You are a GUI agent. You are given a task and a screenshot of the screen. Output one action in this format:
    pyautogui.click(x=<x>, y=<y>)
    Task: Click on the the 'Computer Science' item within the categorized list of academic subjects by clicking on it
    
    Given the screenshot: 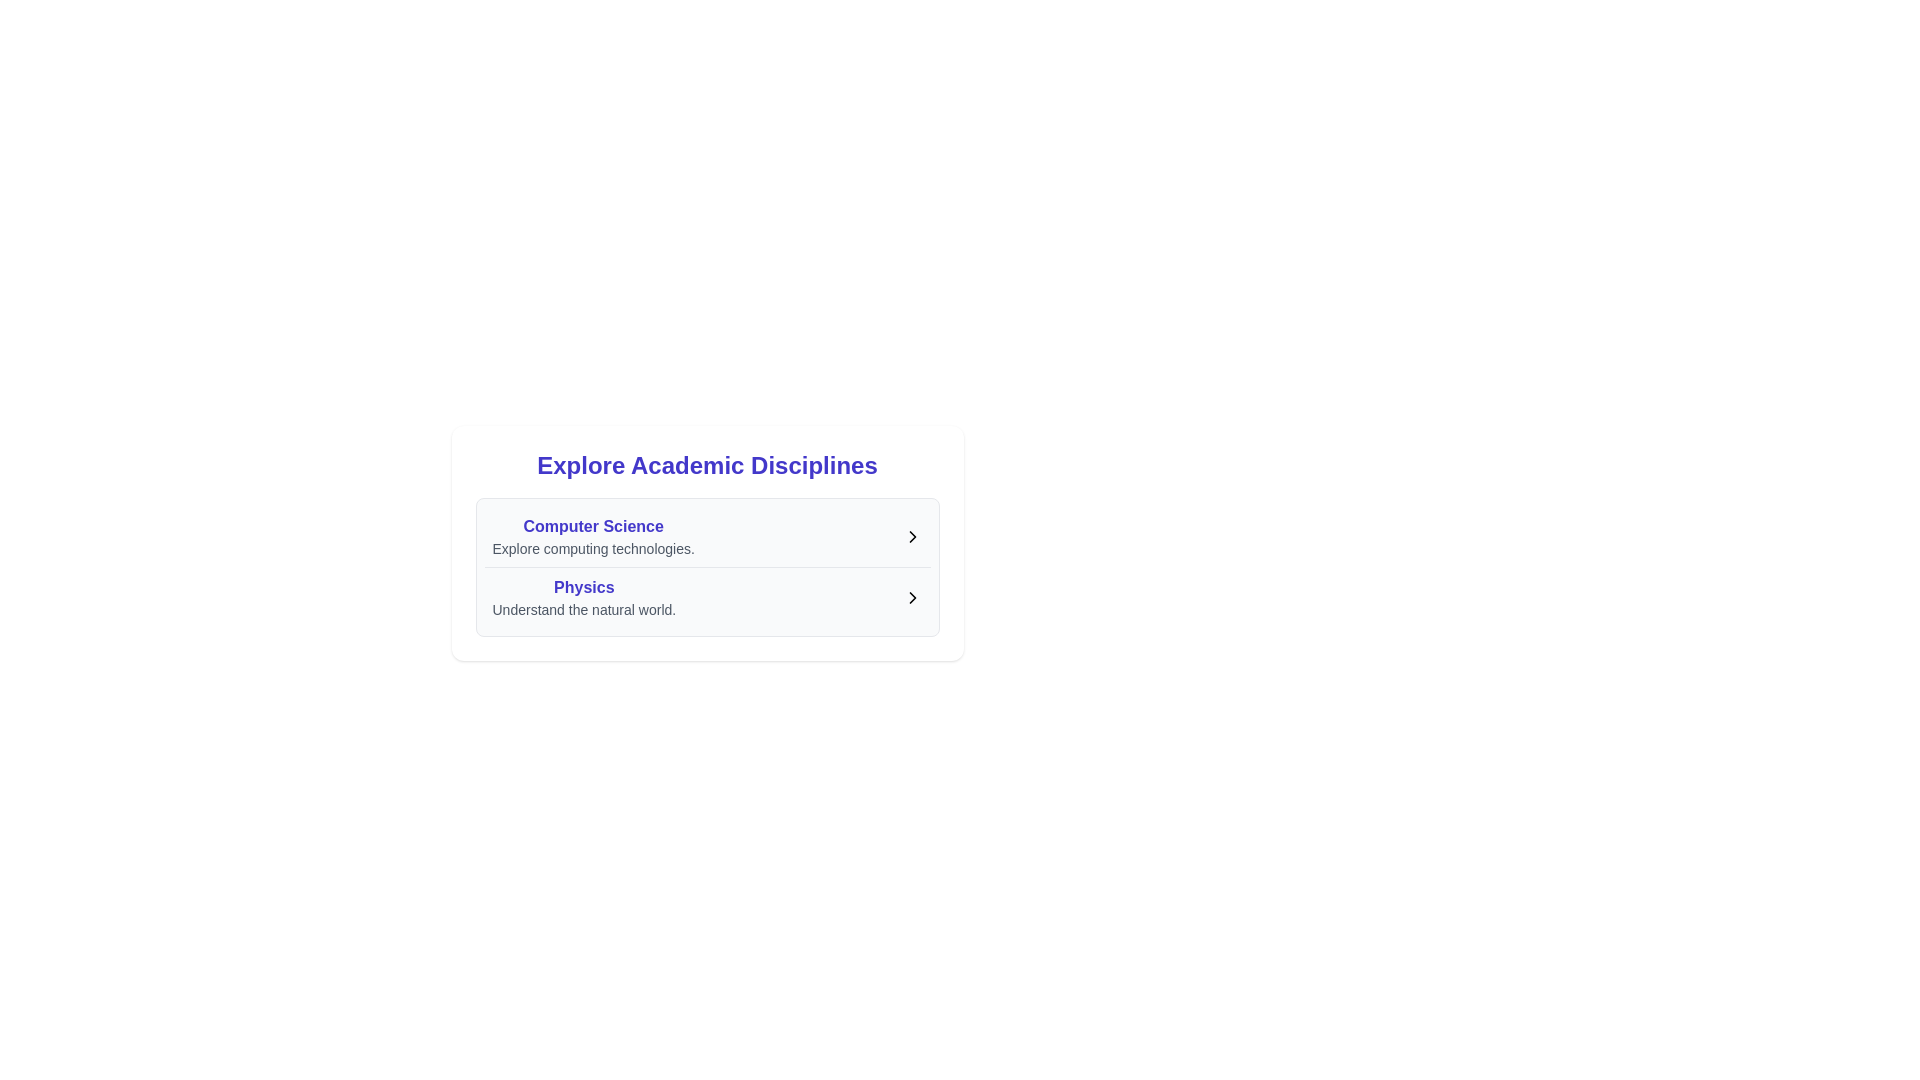 What is the action you would take?
    pyautogui.click(x=707, y=567)
    